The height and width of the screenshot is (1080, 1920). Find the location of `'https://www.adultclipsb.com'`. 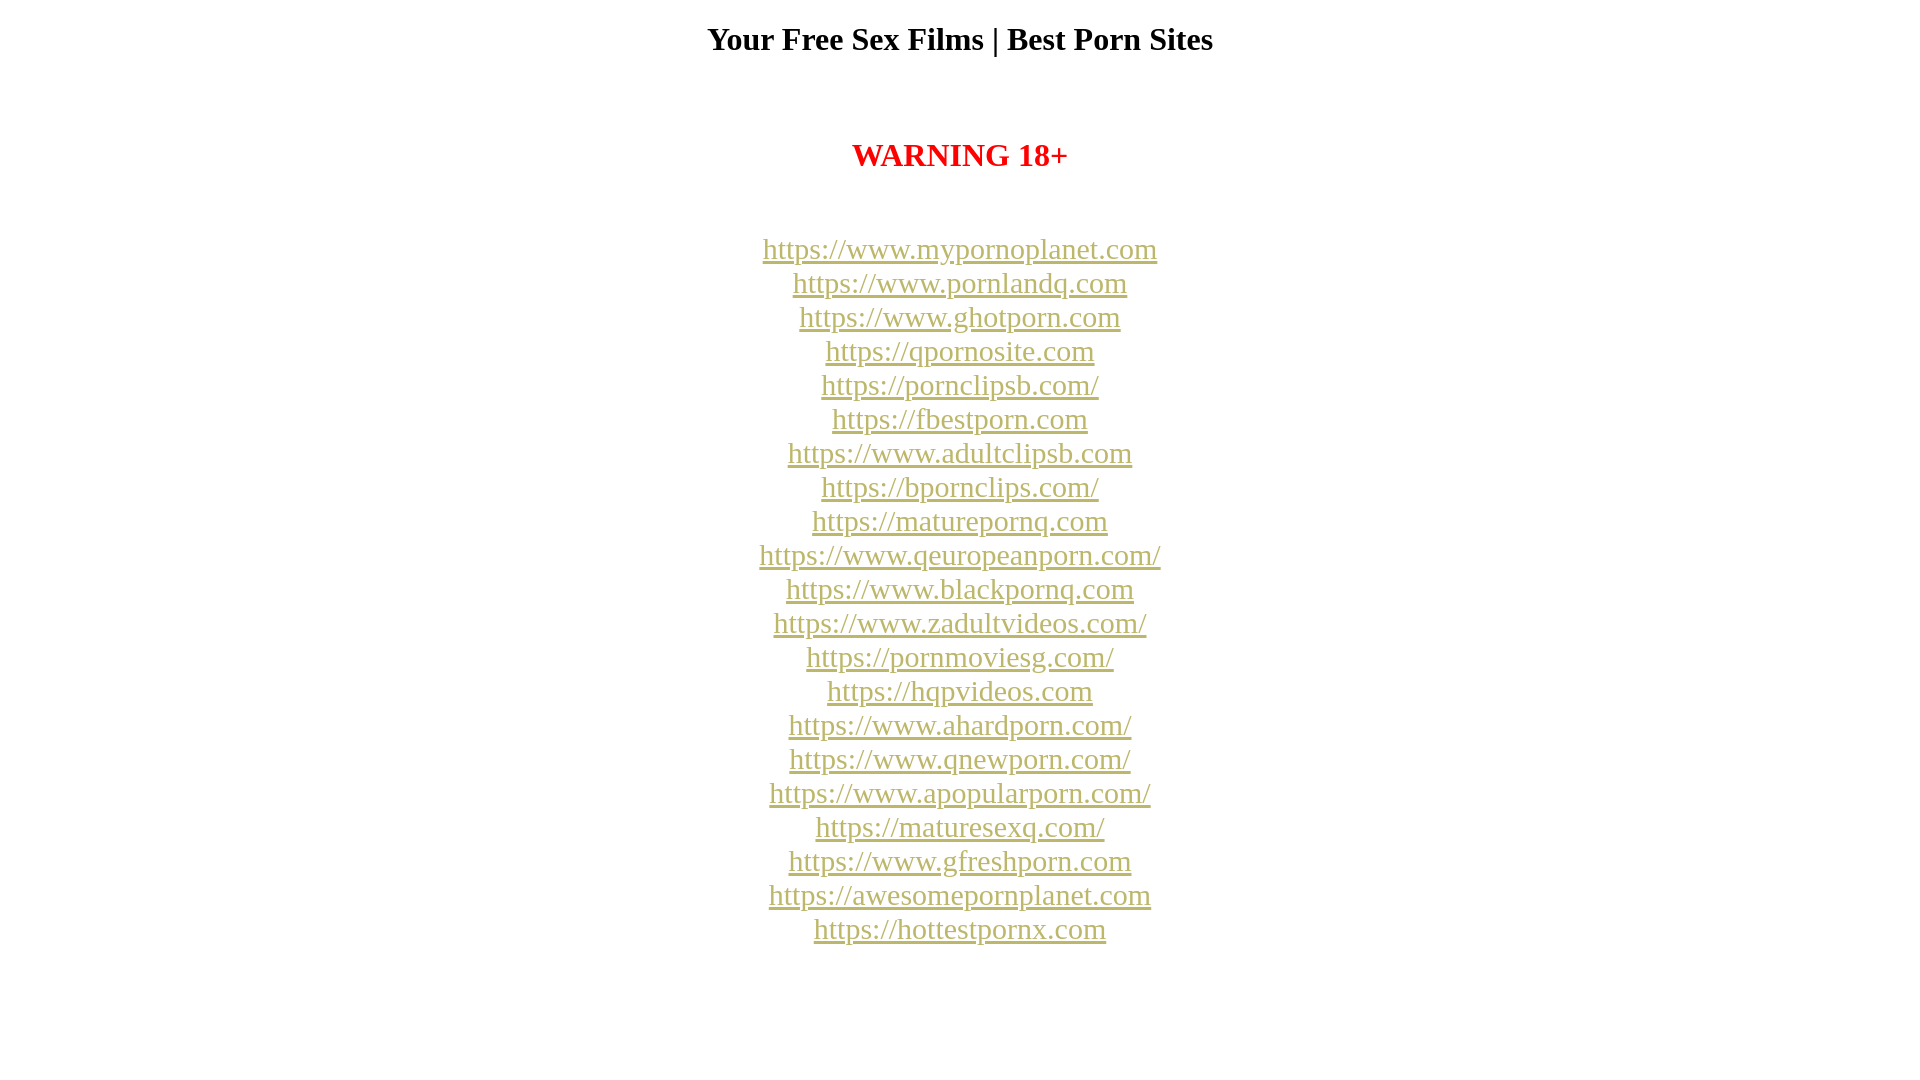

'https://www.adultclipsb.com' is located at coordinates (960, 452).